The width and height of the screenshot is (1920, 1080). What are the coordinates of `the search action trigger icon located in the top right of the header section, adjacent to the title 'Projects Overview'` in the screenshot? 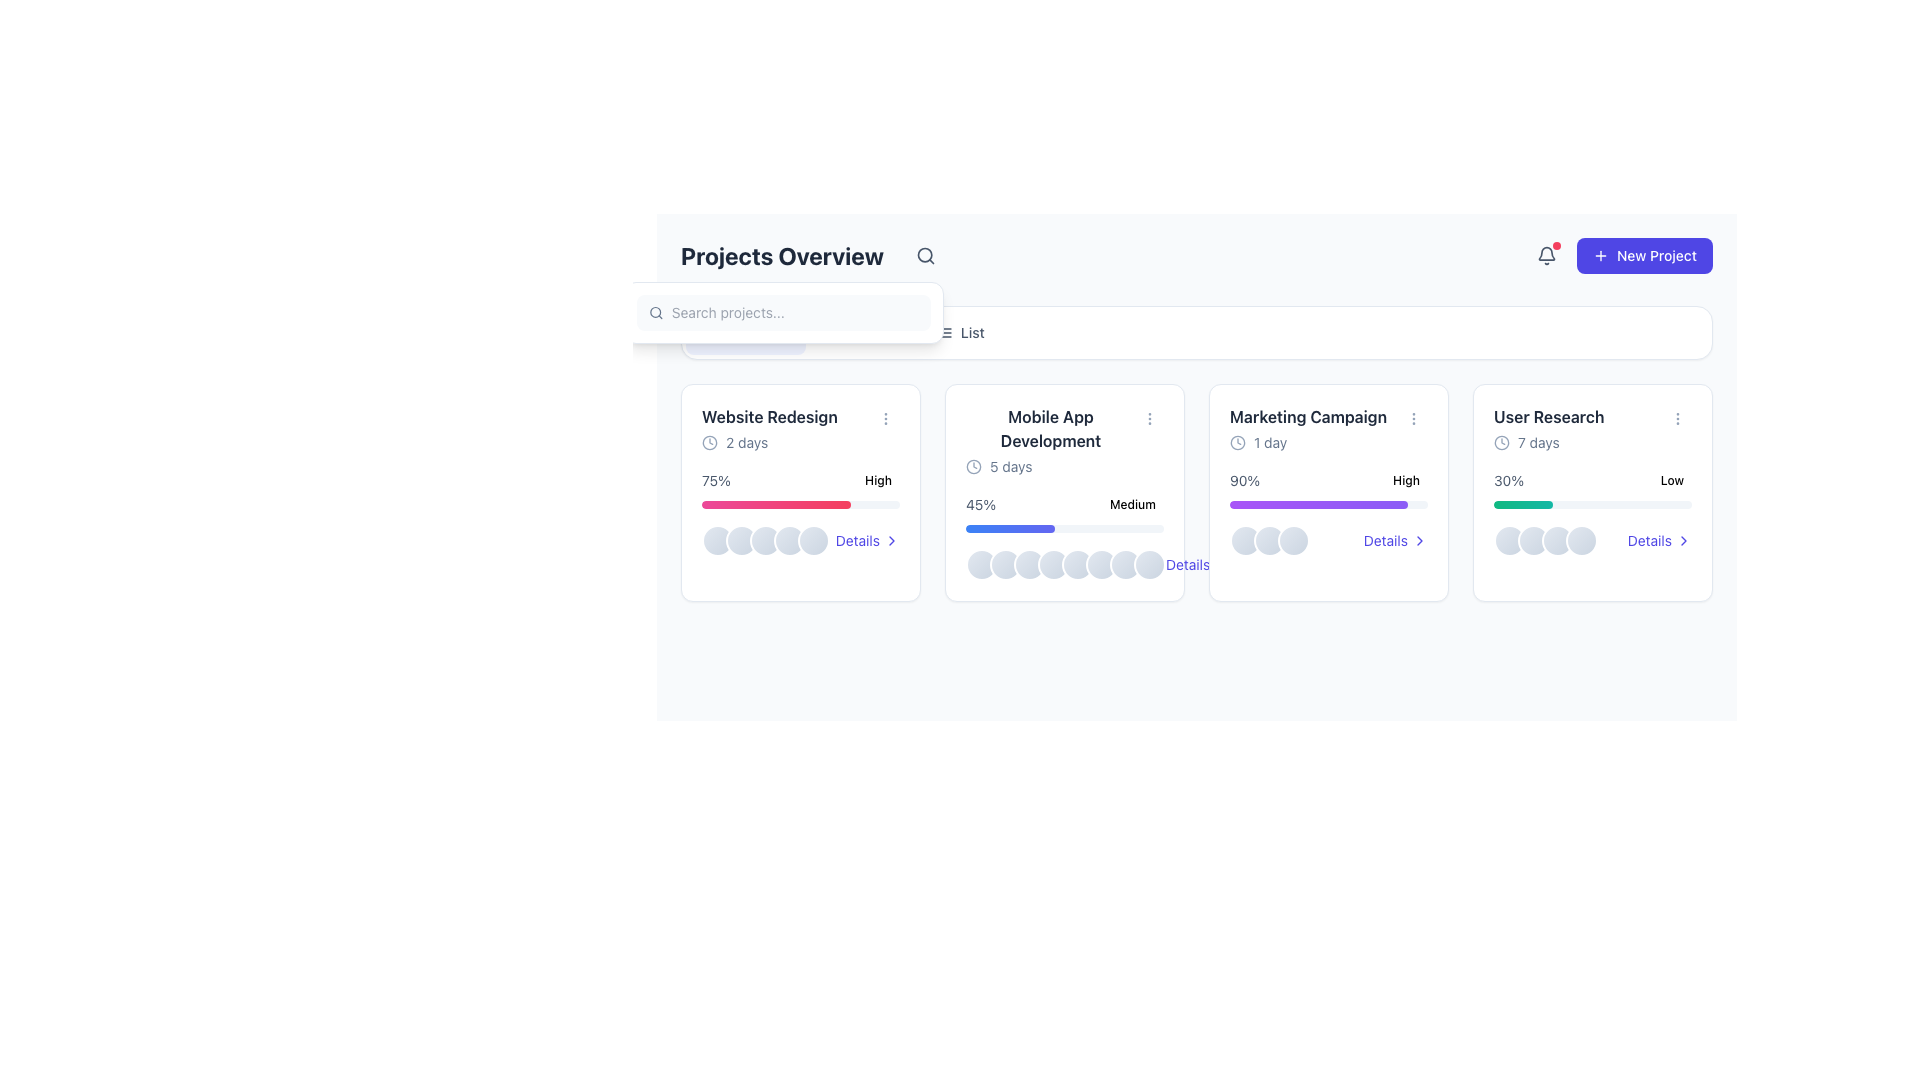 It's located at (925, 254).